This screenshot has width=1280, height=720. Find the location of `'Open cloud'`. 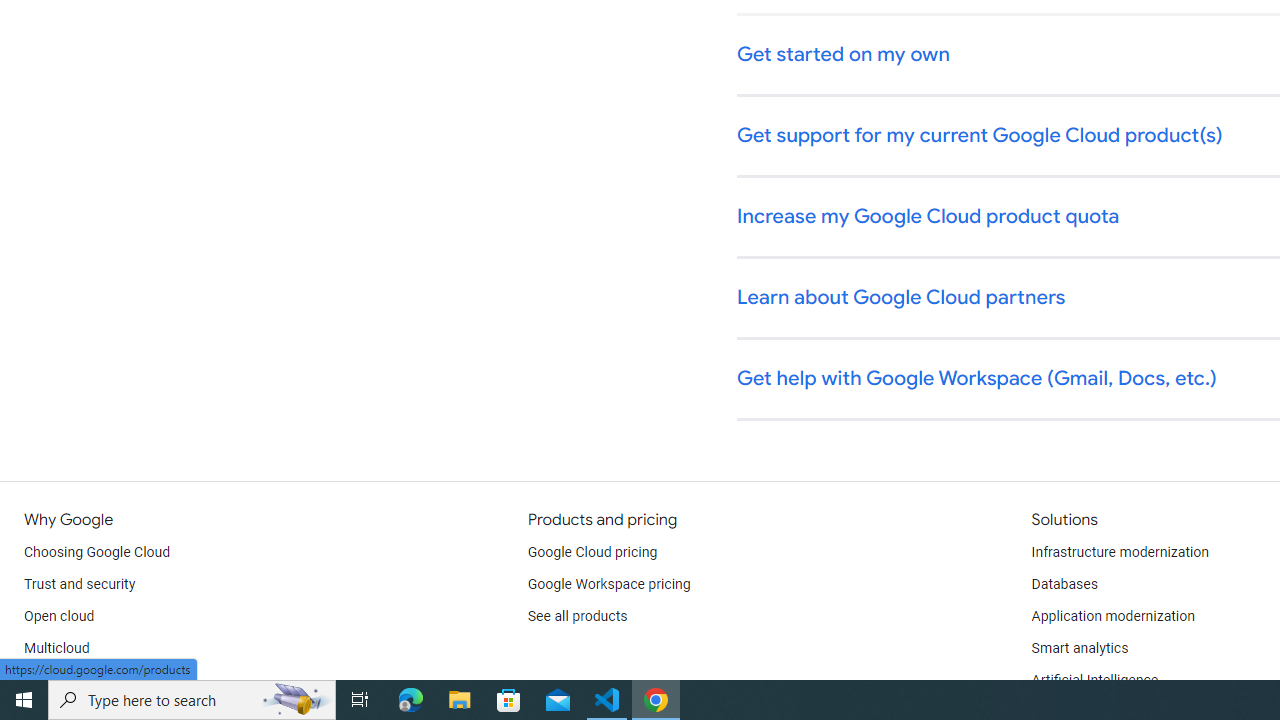

'Open cloud' is located at coordinates (59, 616).